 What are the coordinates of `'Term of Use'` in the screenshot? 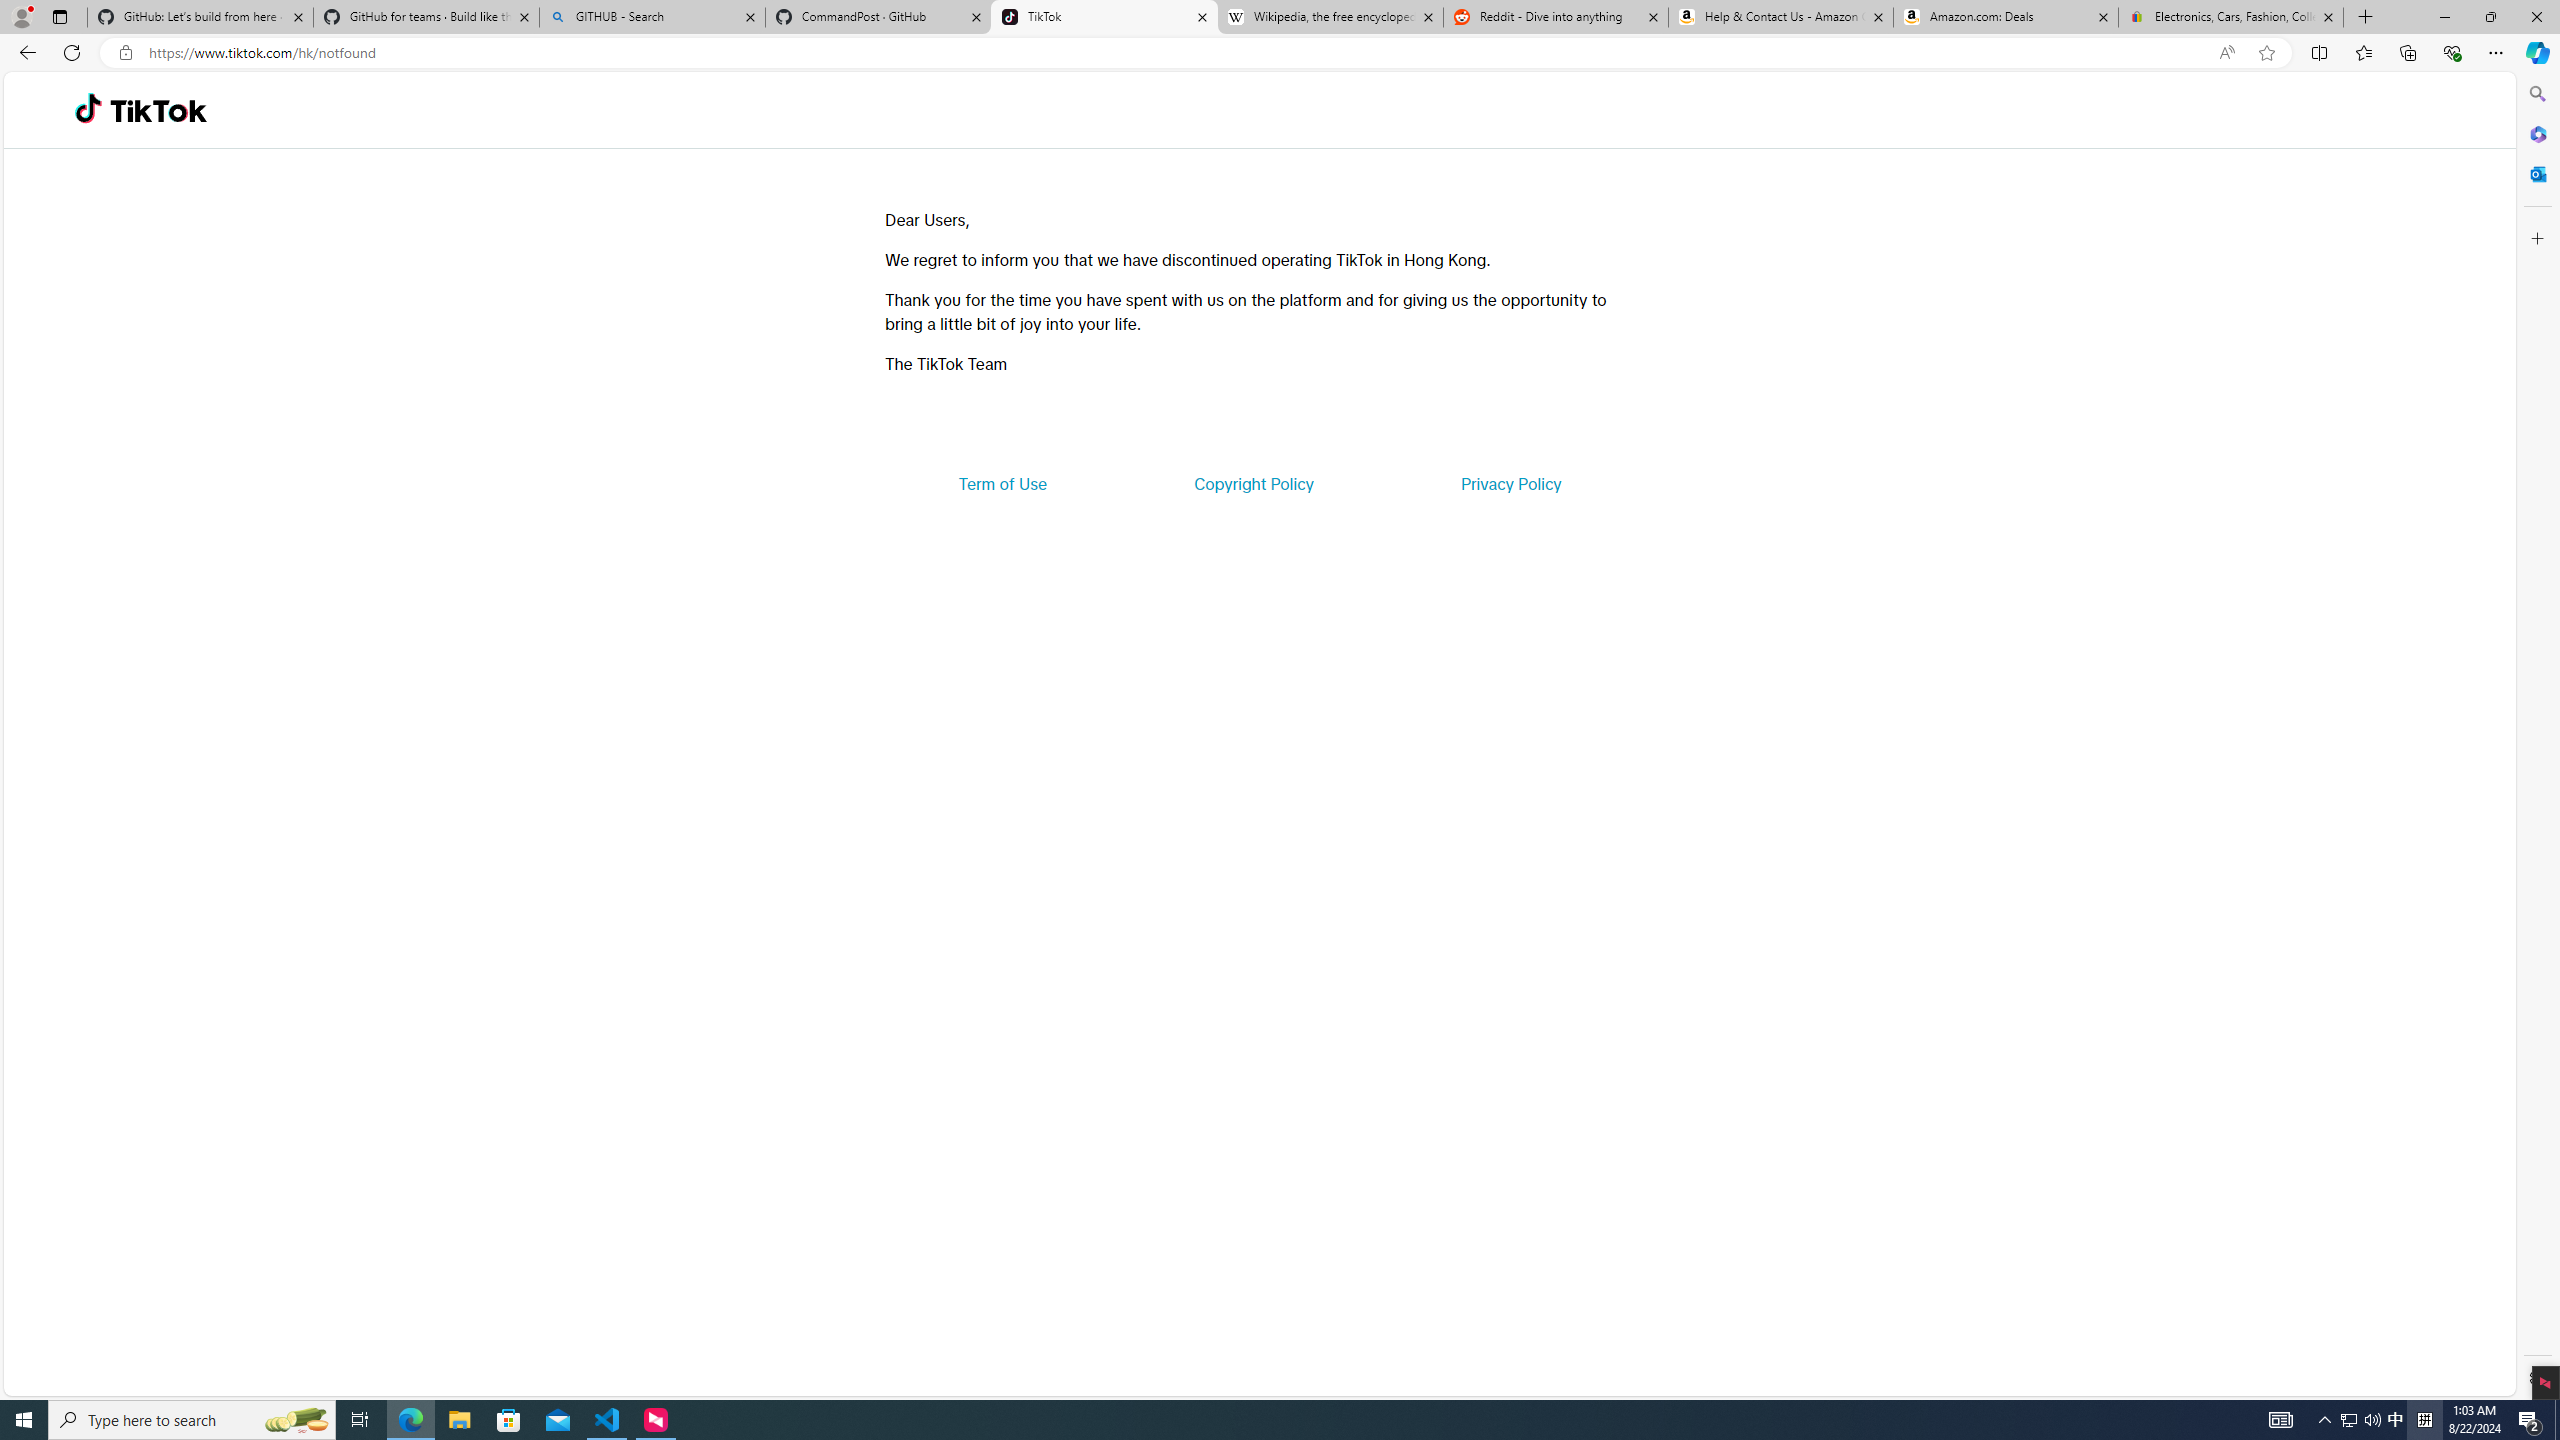 It's located at (1002, 482).